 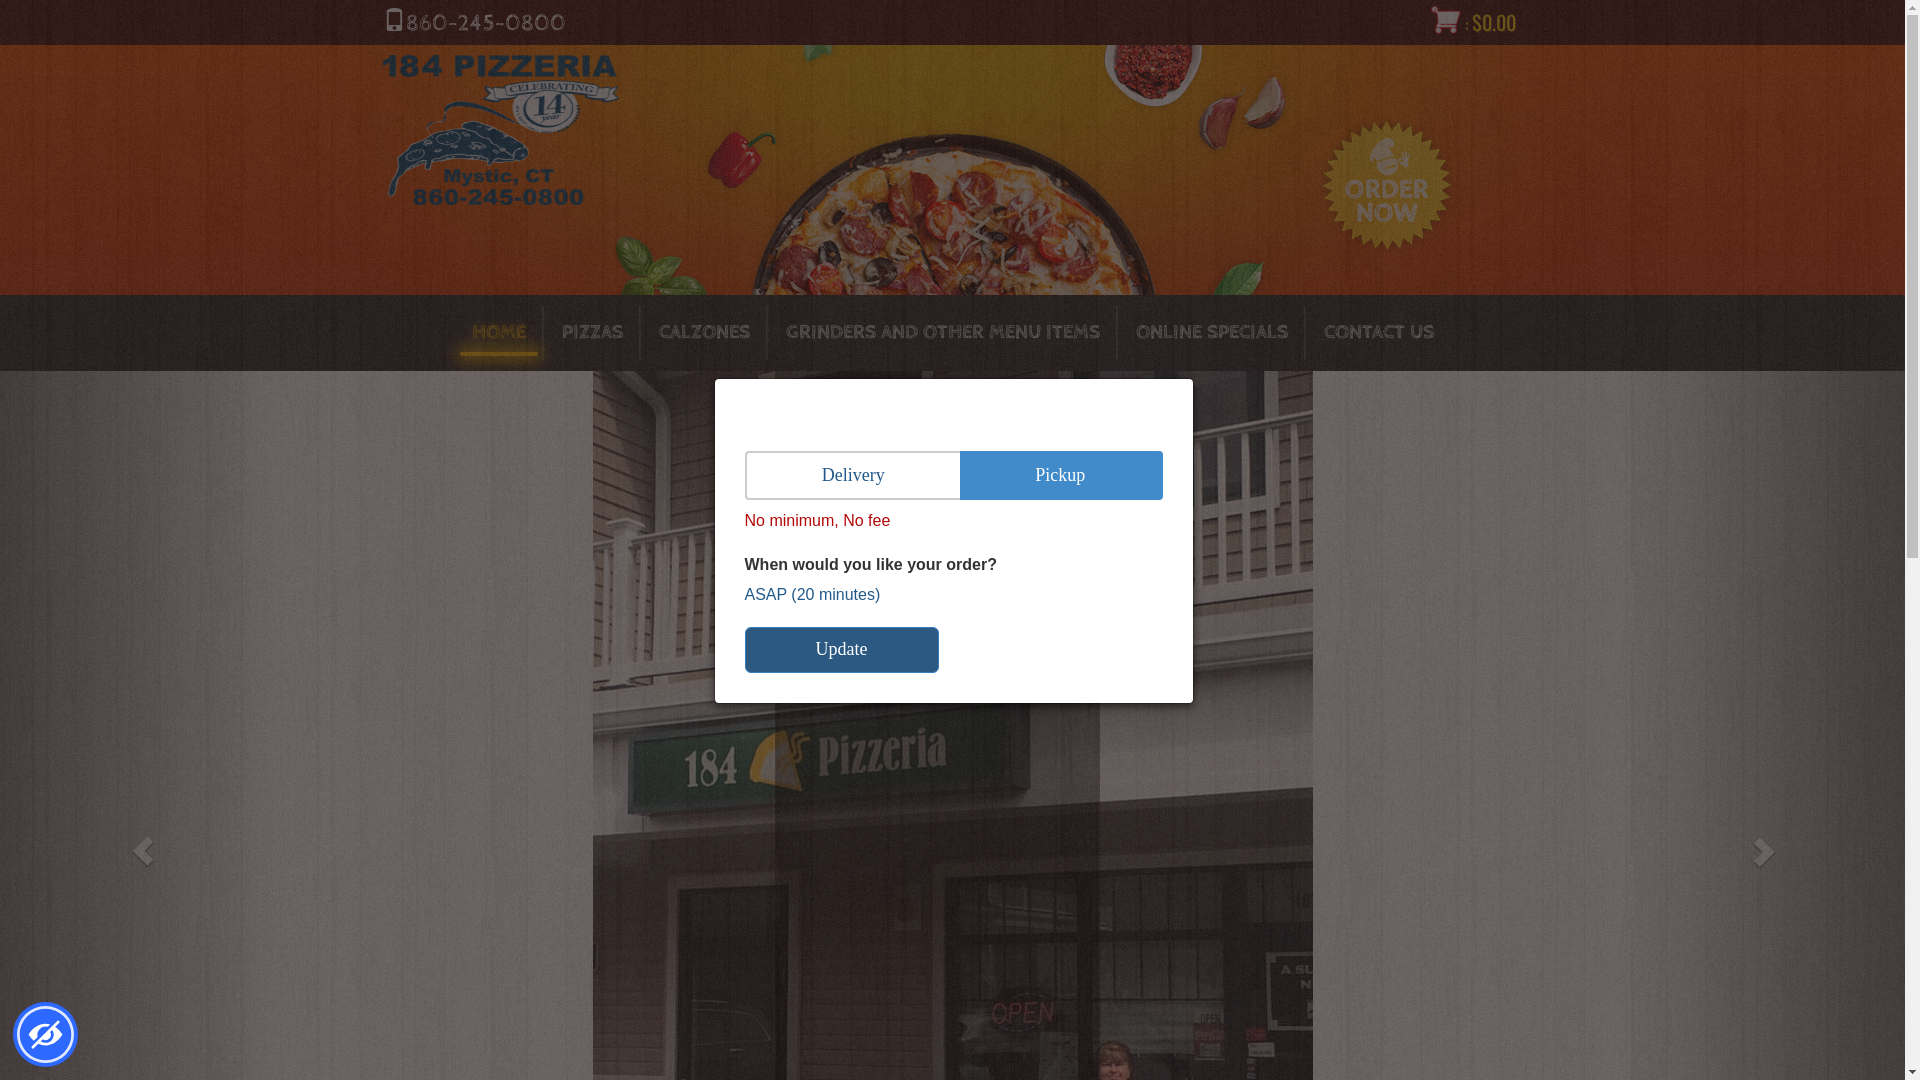 What do you see at coordinates (1377, 331) in the screenshot?
I see `'CONTACT US'` at bounding box center [1377, 331].